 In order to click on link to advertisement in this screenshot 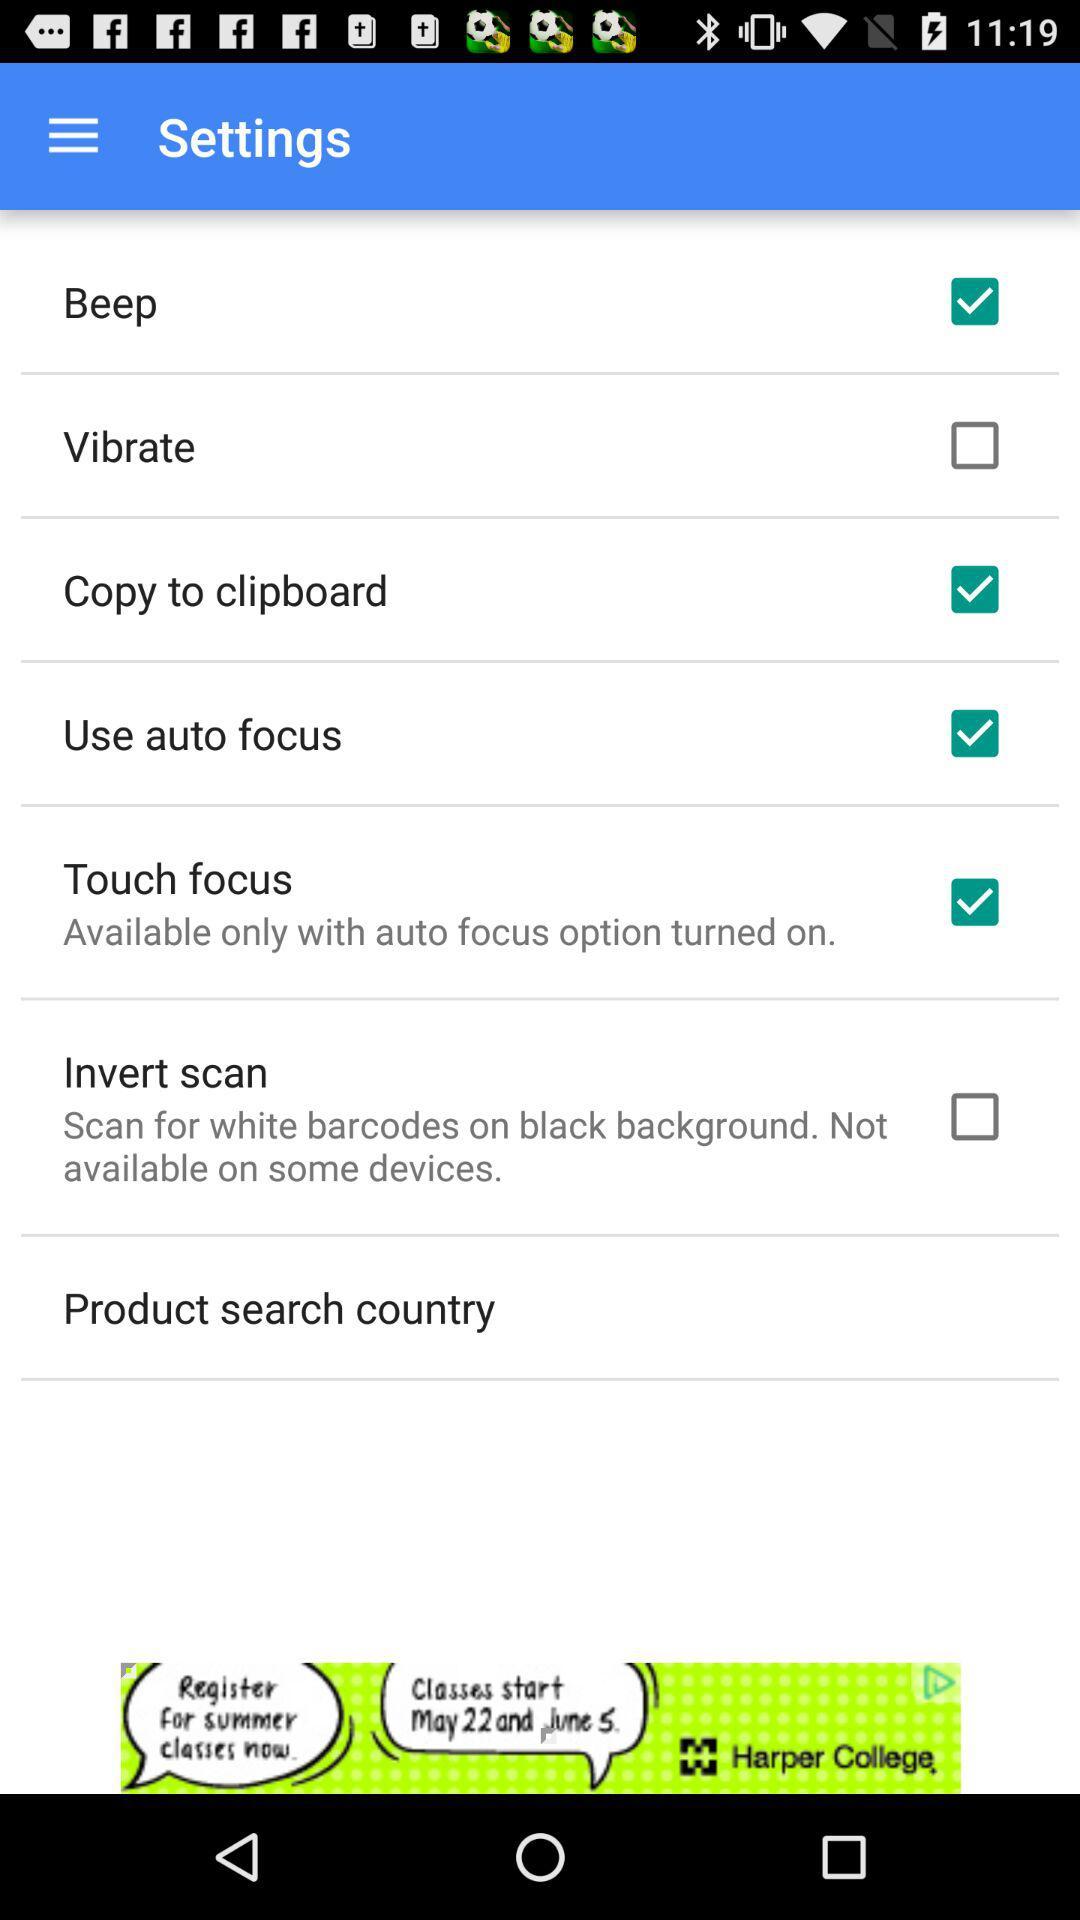, I will do `click(540, 1727)`.